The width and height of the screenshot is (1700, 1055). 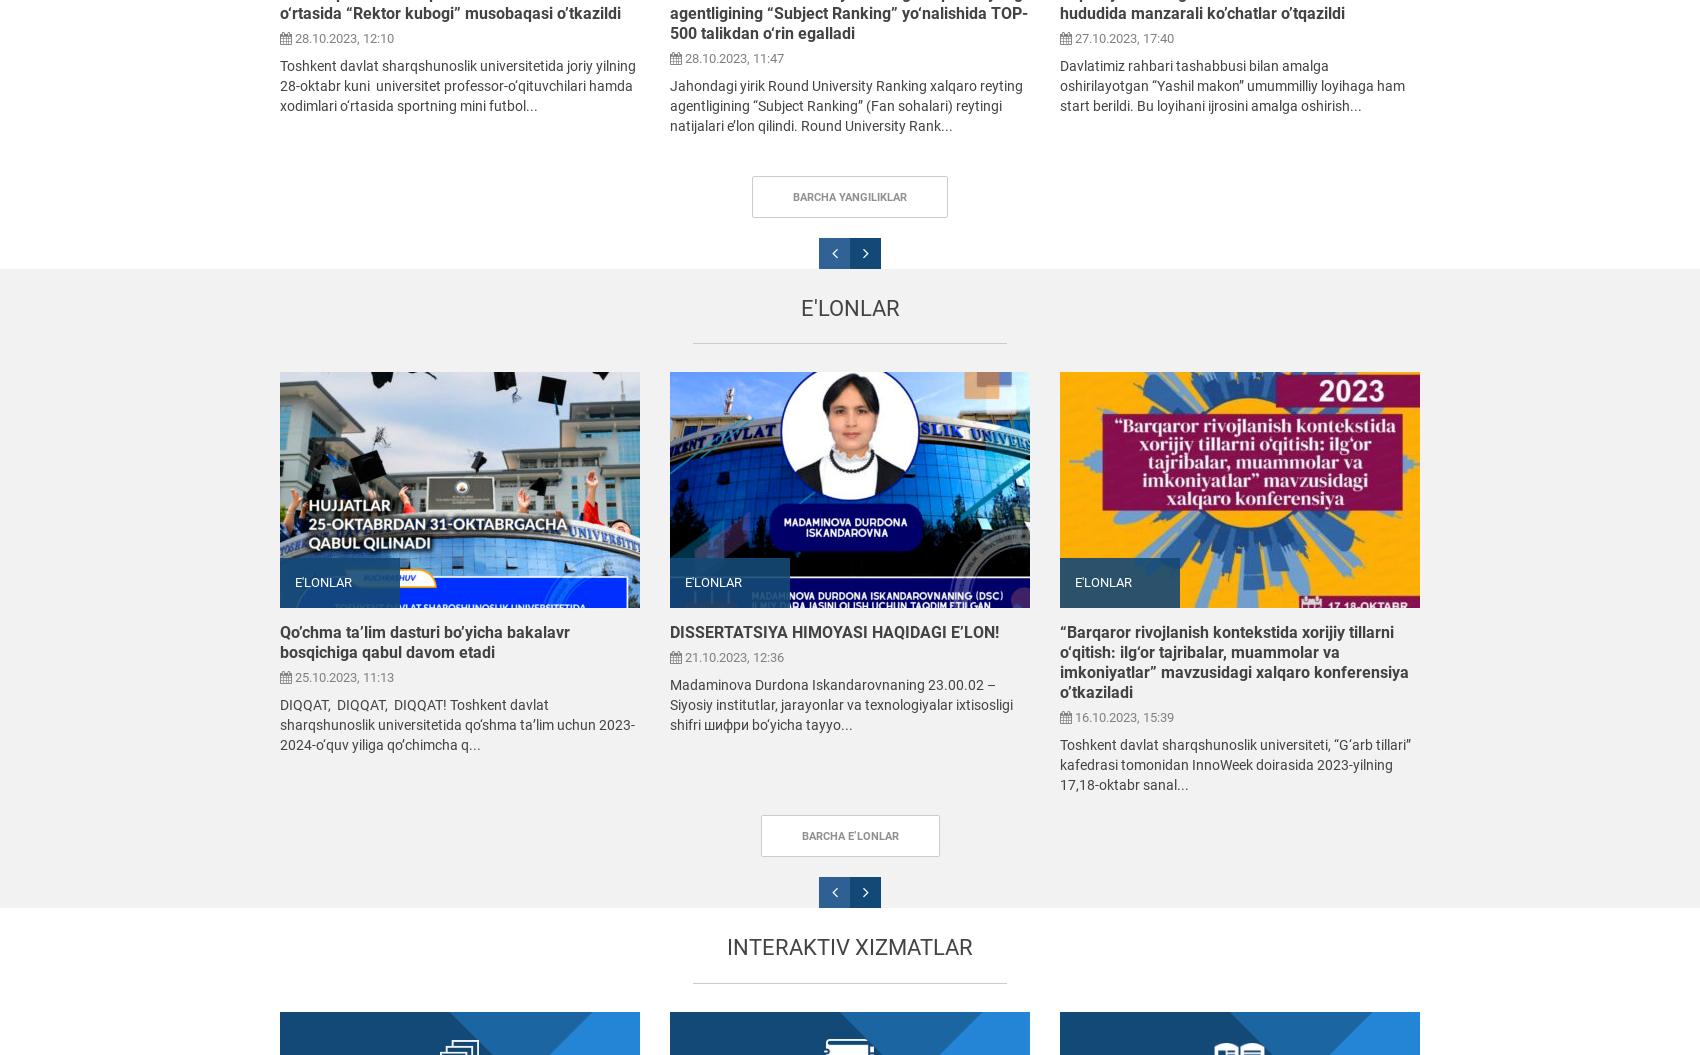 What do you see at coordinates (850, 196) in the screenshot?
I see `'Barcha yangiliklar'` at bounding box center [850, 196].